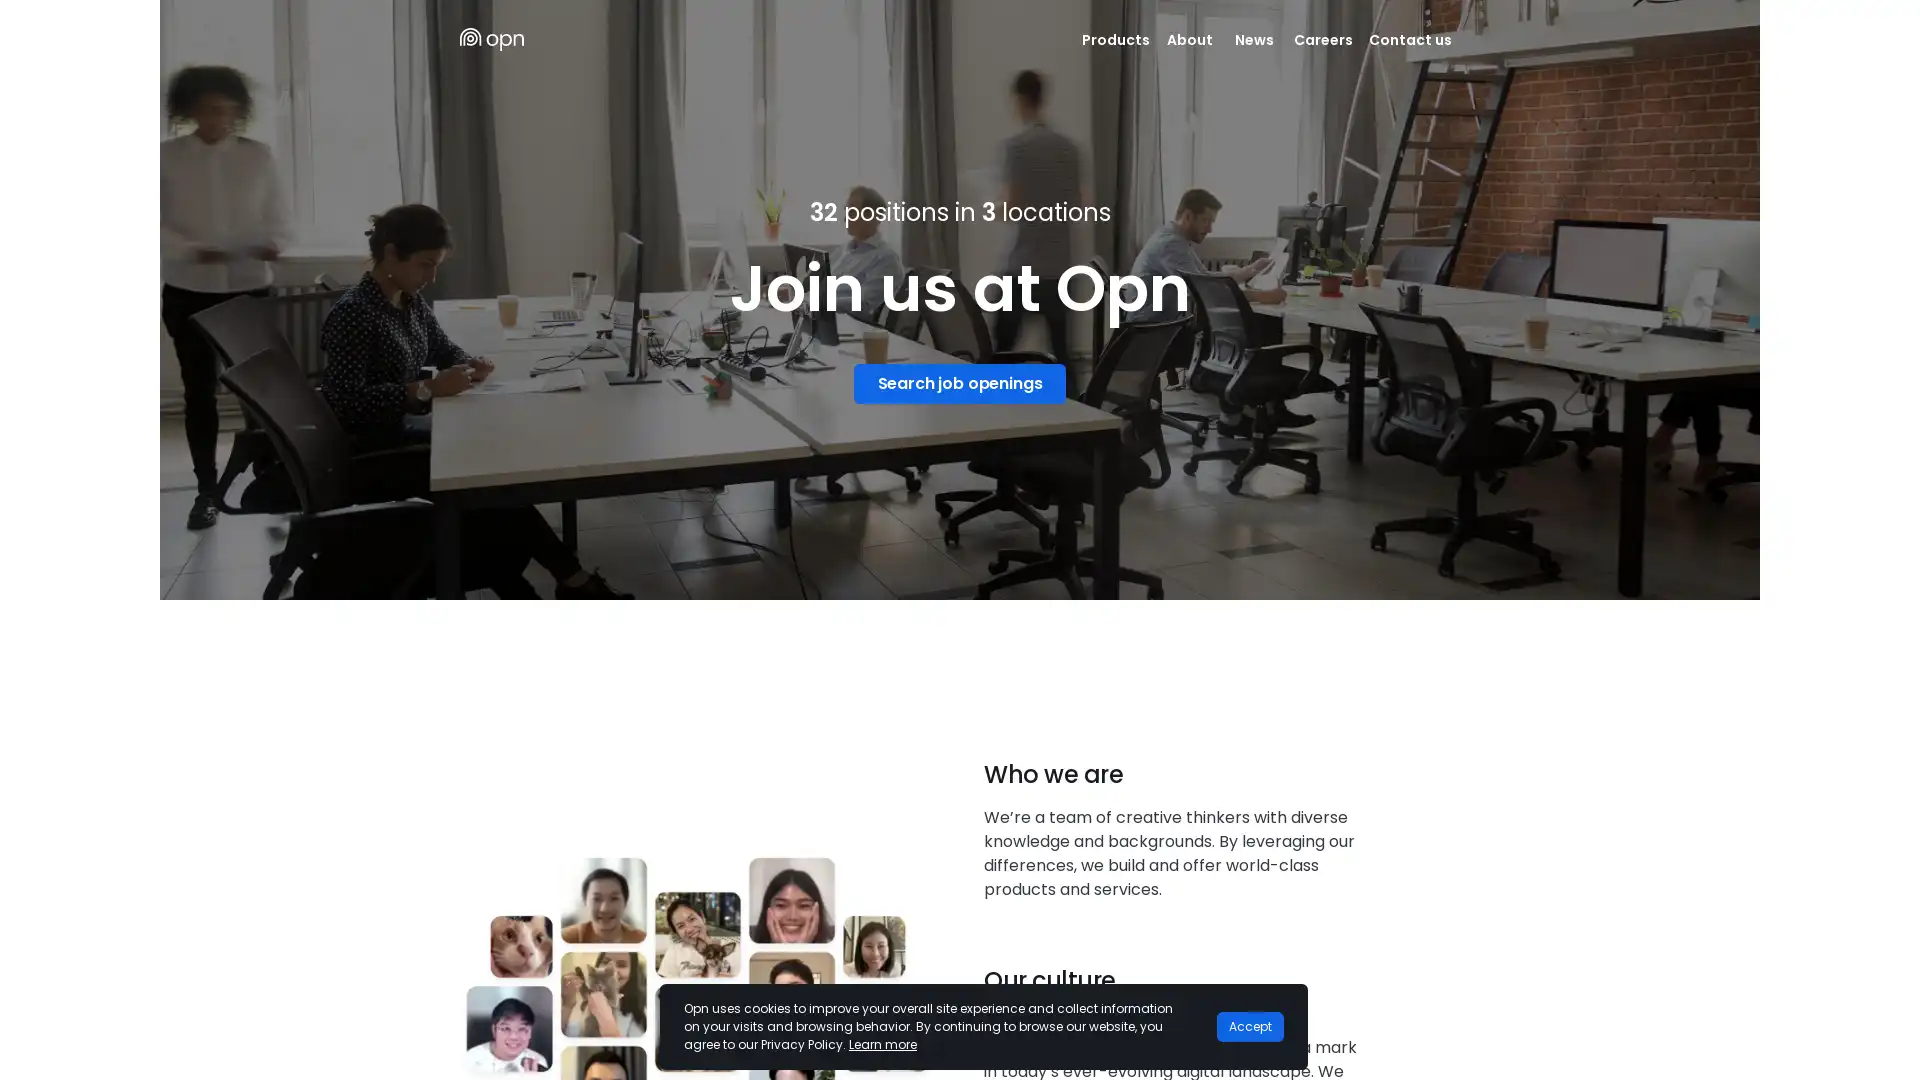 The image size is (1920, 1080). Describe the element at coordinates (1409, 39) in the screenshot. I see `Contact us` at that location.